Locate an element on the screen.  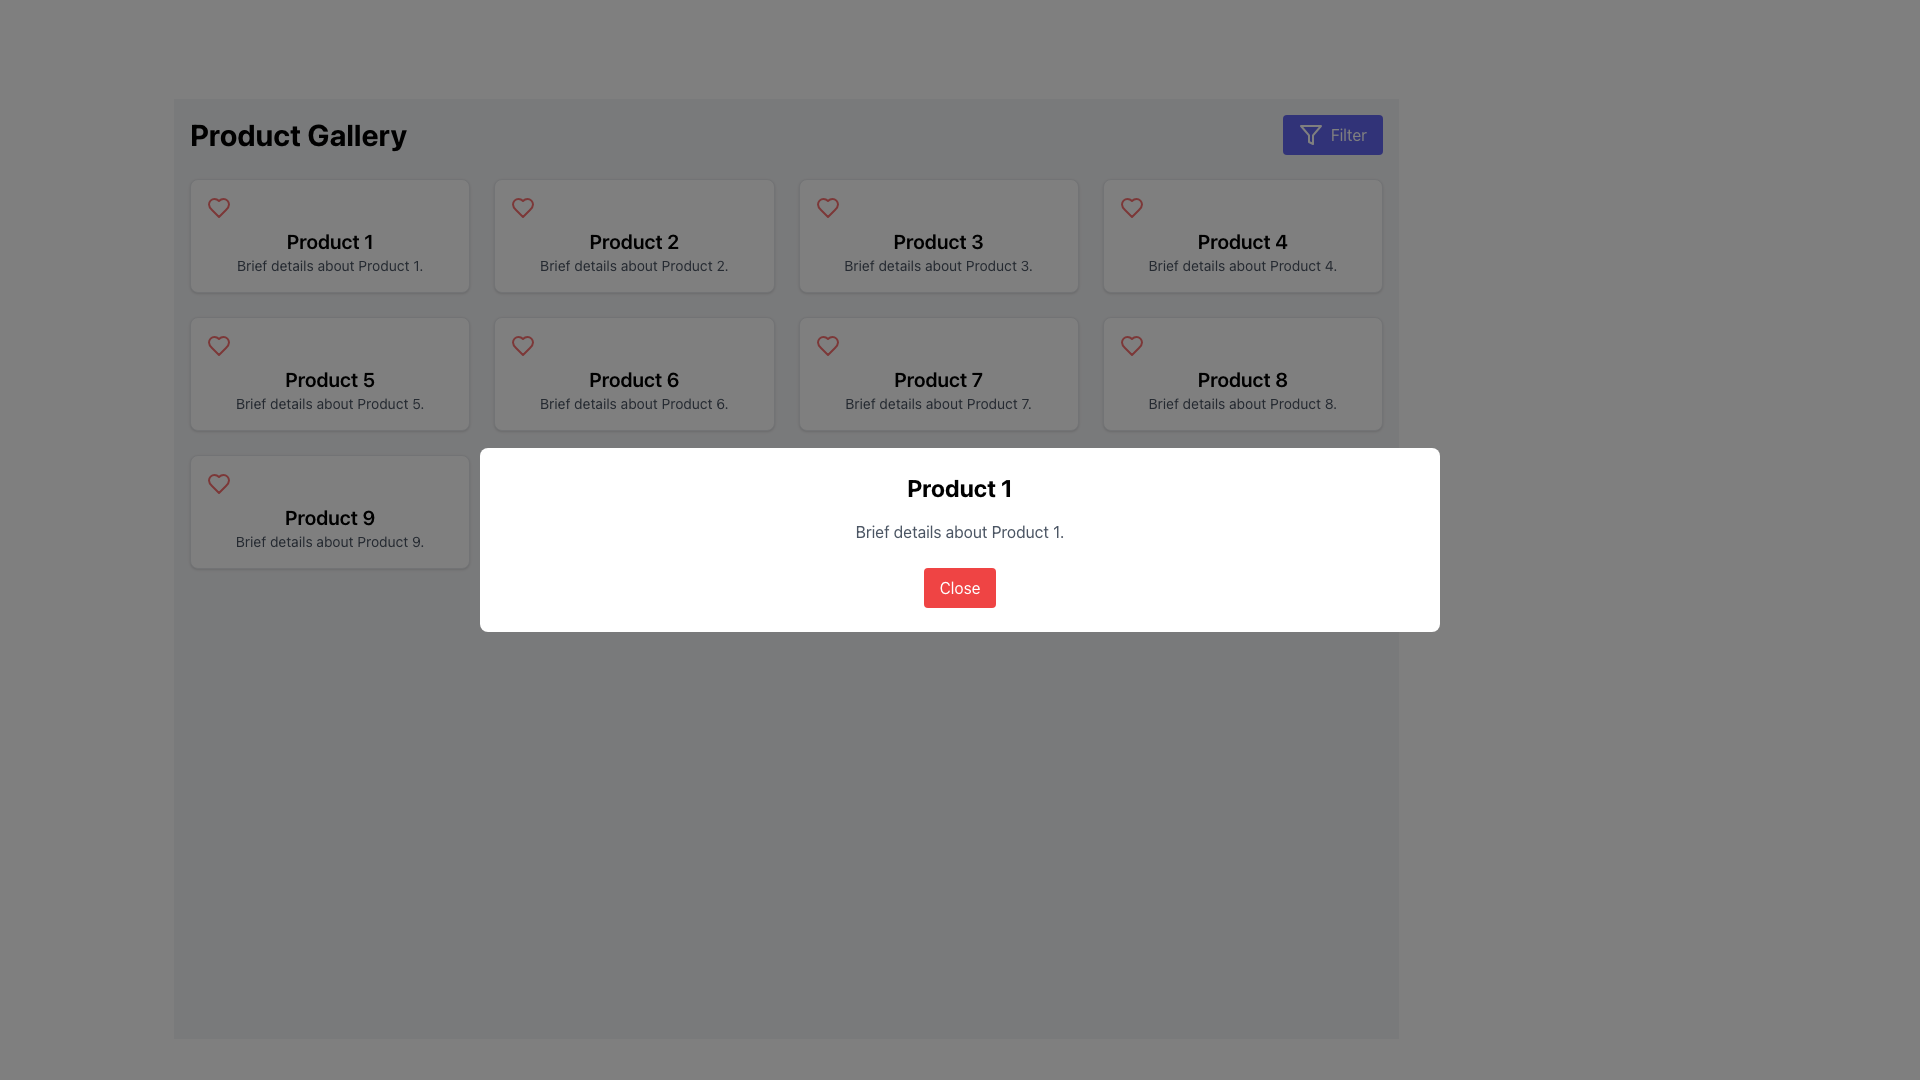
the product name text label located in the rightmost column, third row of the grid in the 'Product Gallery' is located at coordinates (1241, 380).